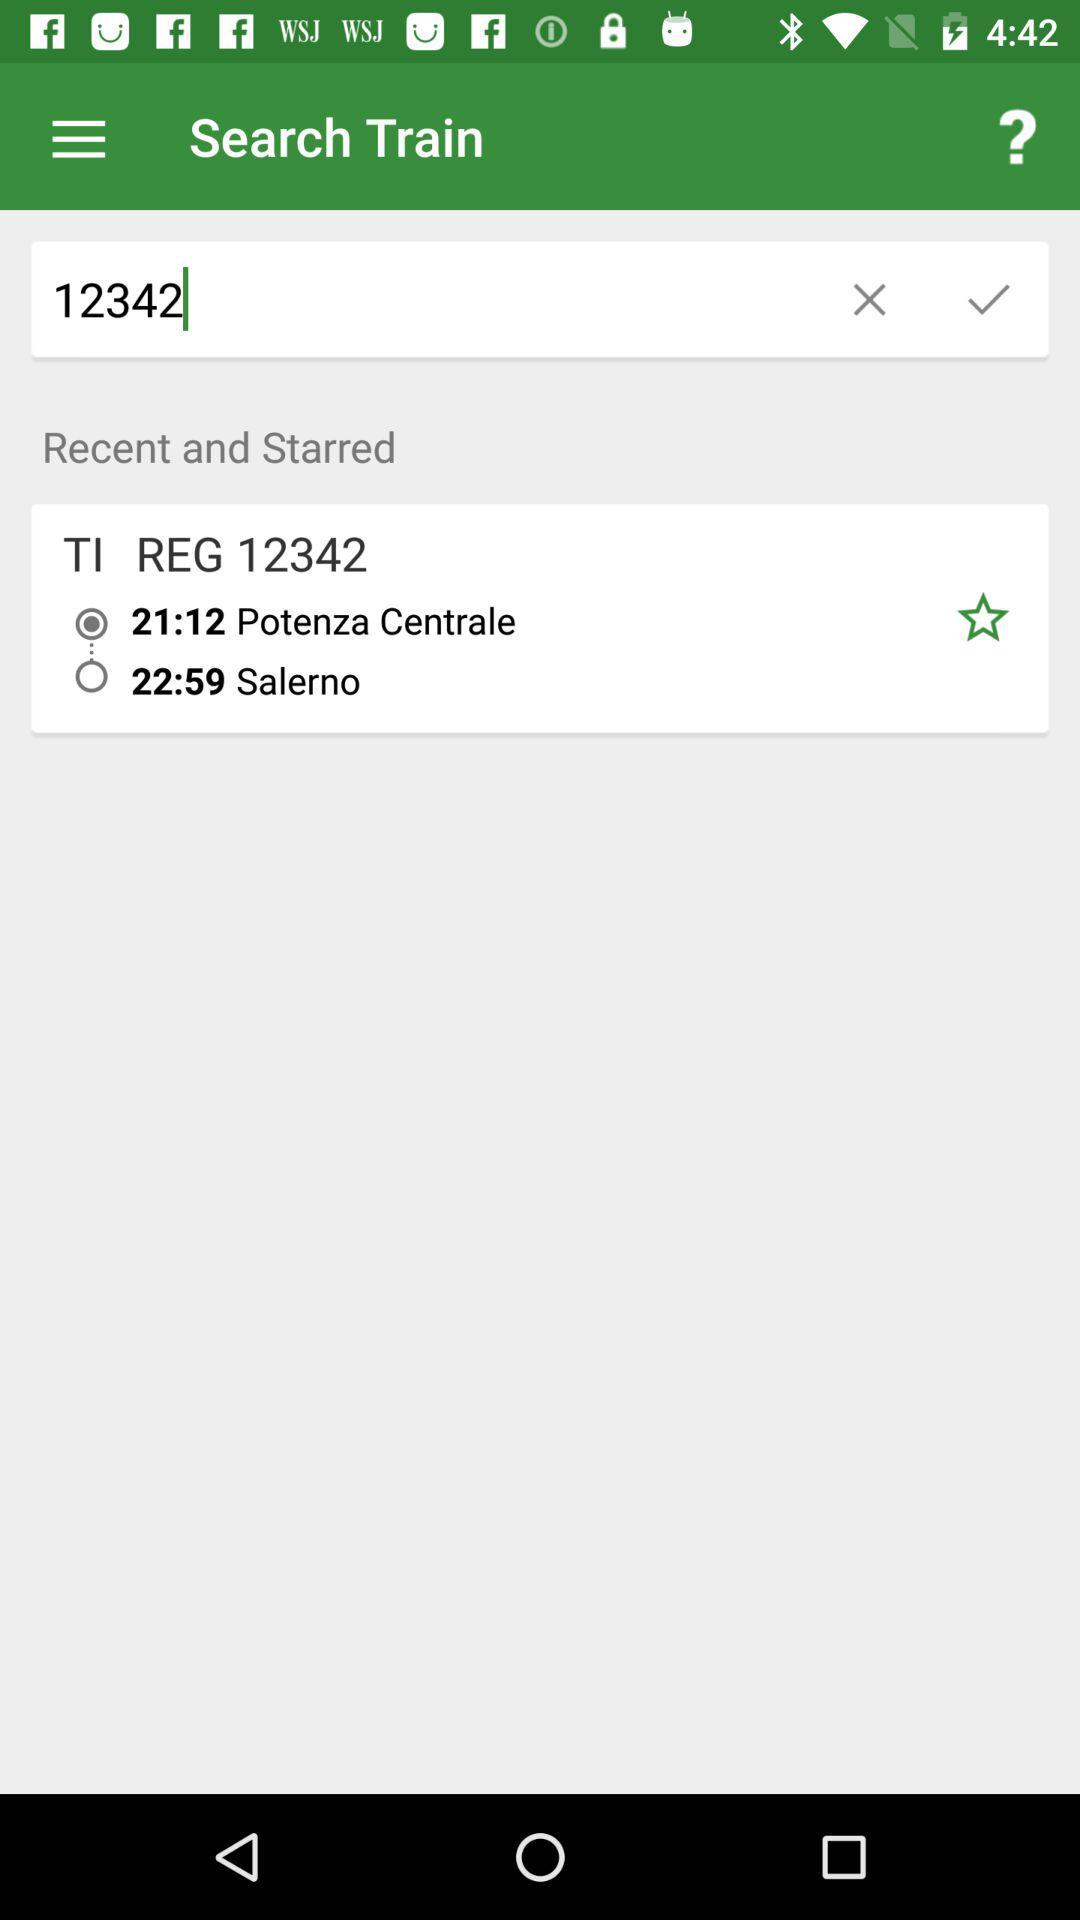  I want to click on to favorites, so click(981, 617).